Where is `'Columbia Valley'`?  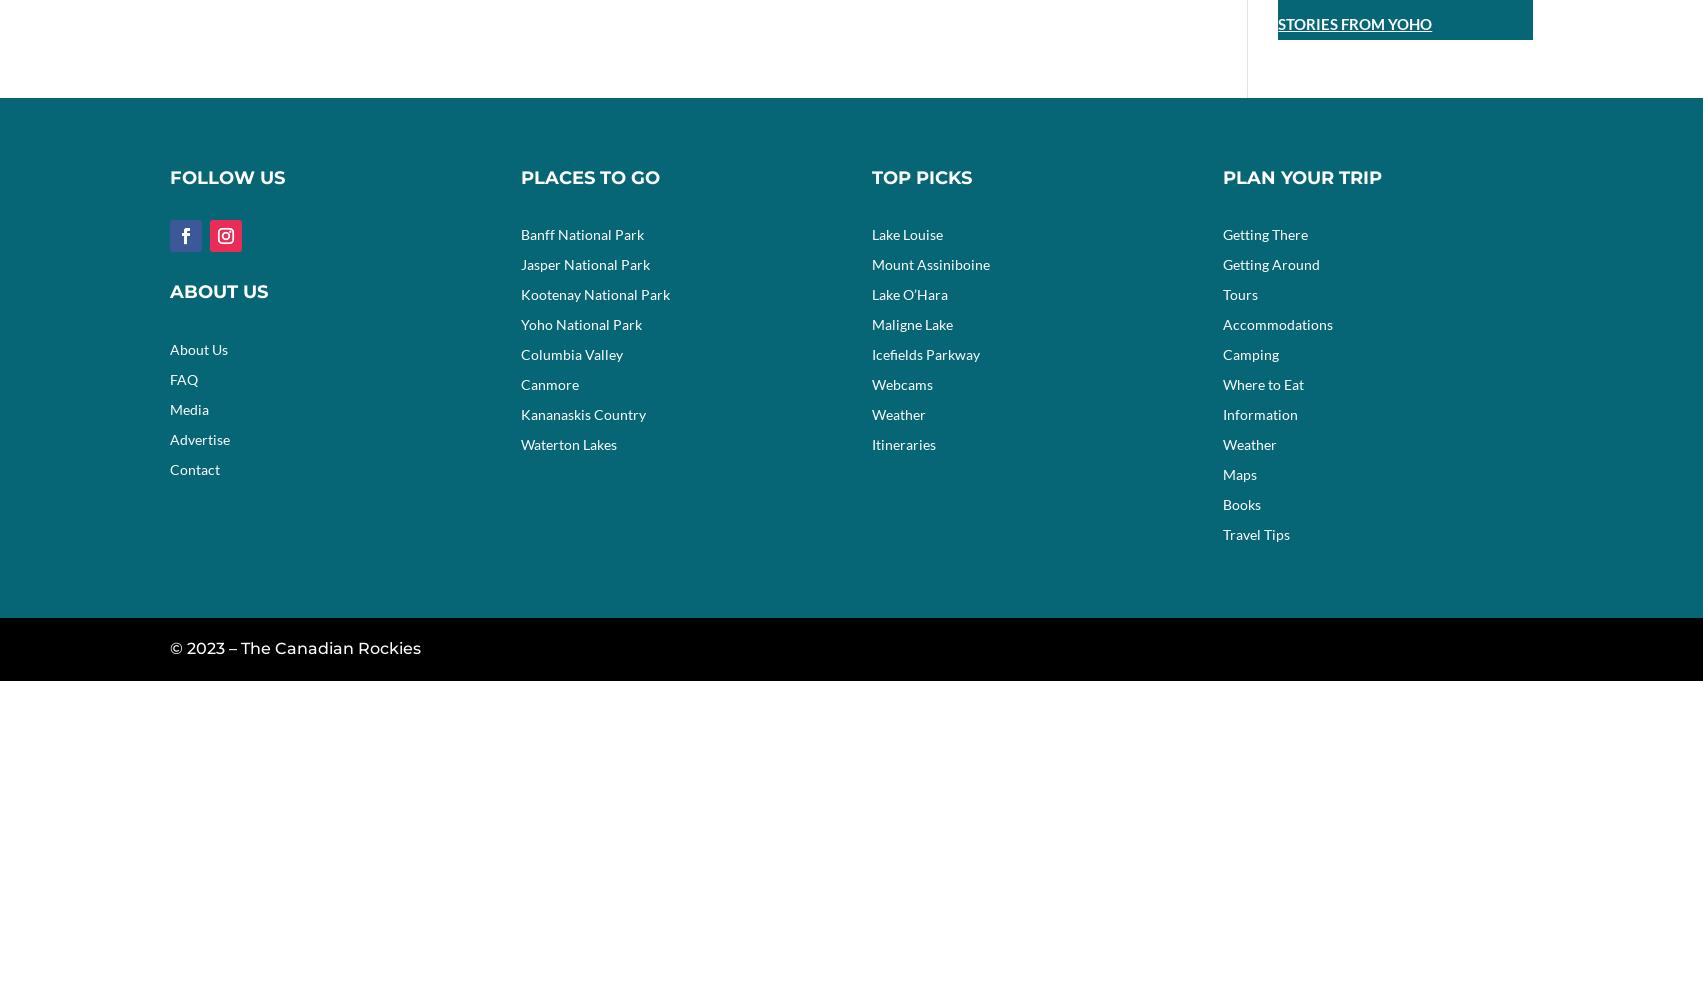 'Columbia Valley' is located at coordinates (519, 353).